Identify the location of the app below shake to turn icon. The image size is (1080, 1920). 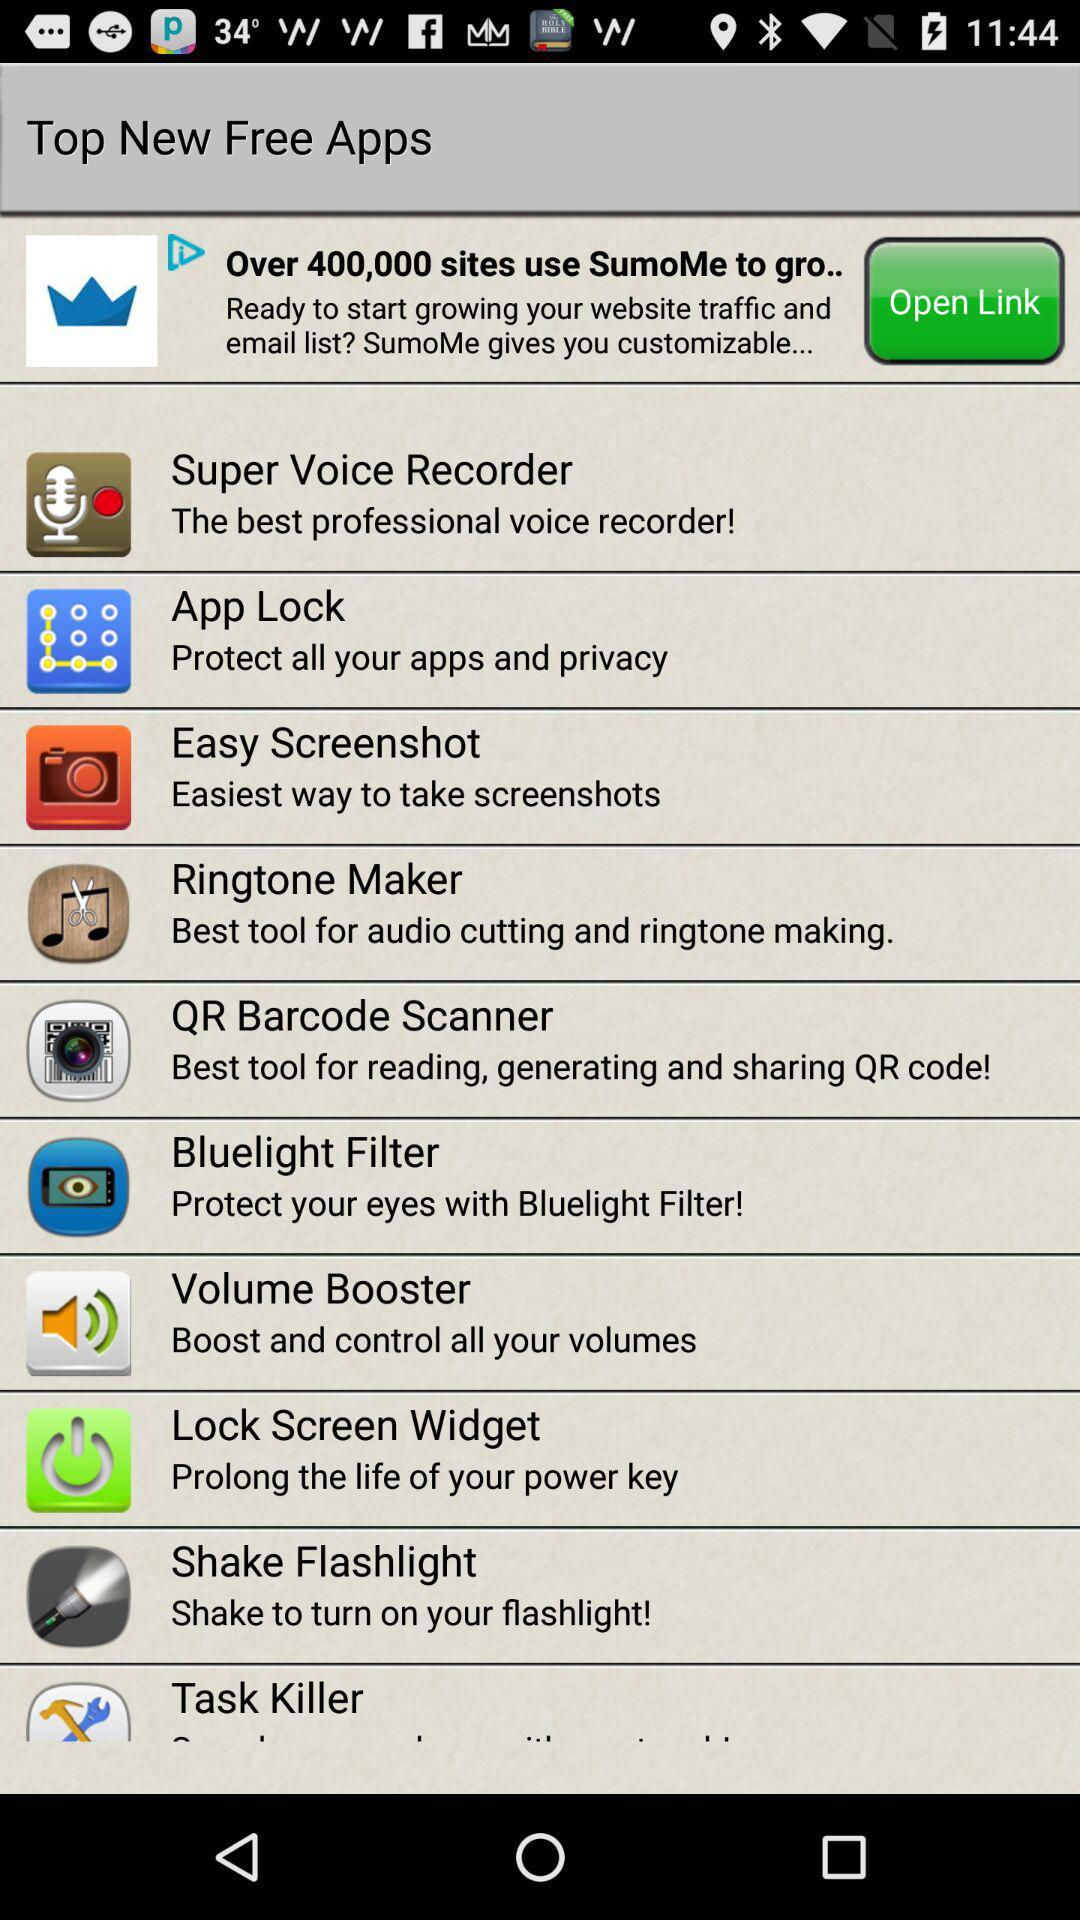
(624, 1695).